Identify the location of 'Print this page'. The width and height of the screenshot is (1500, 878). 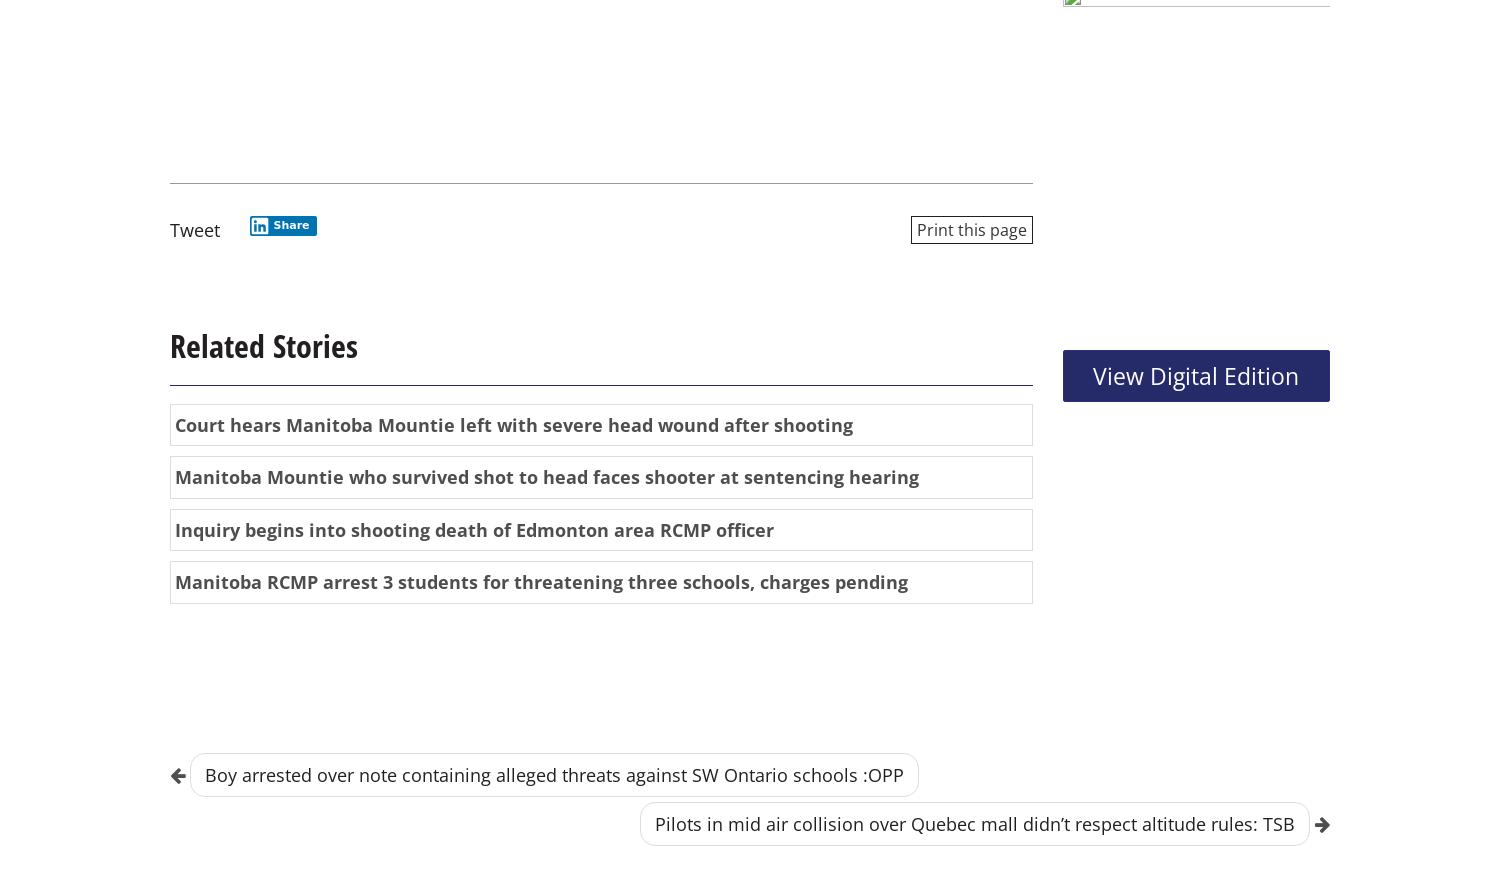
(969, 228).